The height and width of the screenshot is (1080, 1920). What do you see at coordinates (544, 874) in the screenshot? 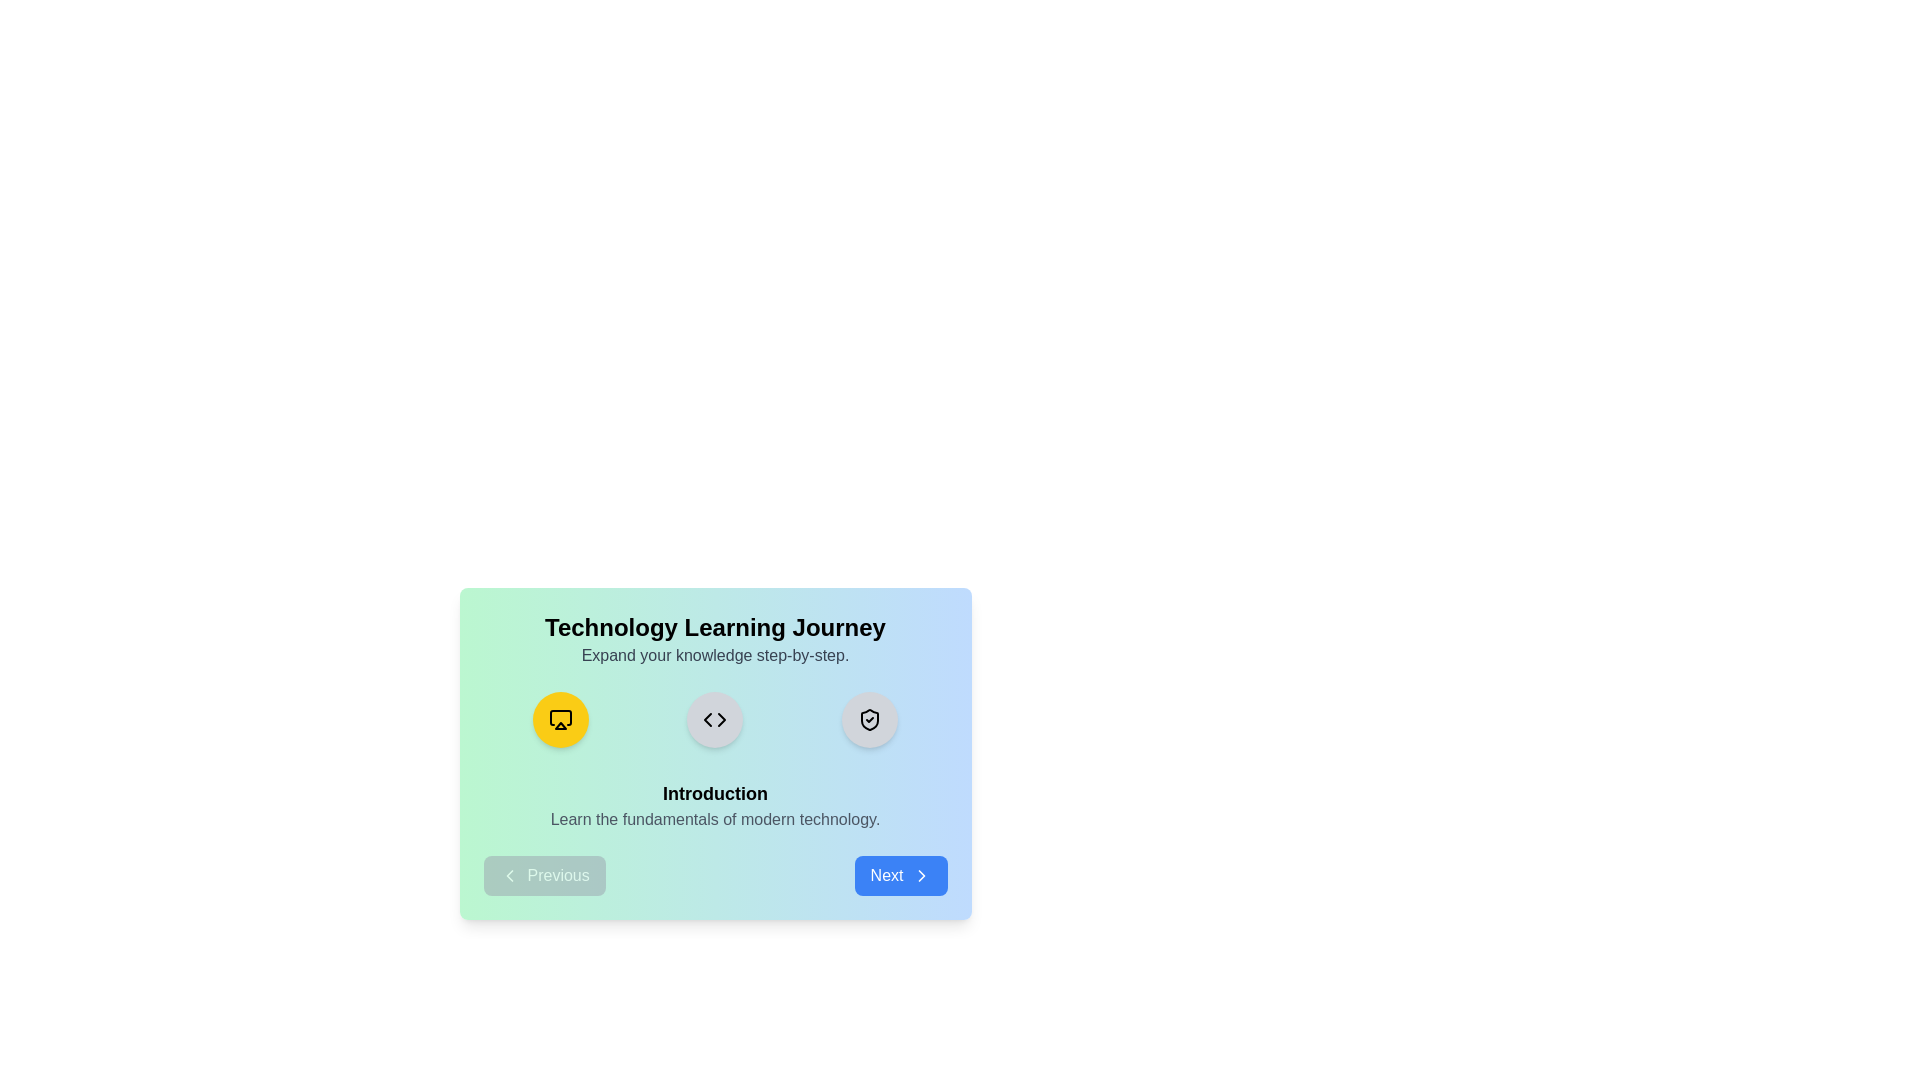
I see `the Previous button to navigate` at bounding box center [544, 874].